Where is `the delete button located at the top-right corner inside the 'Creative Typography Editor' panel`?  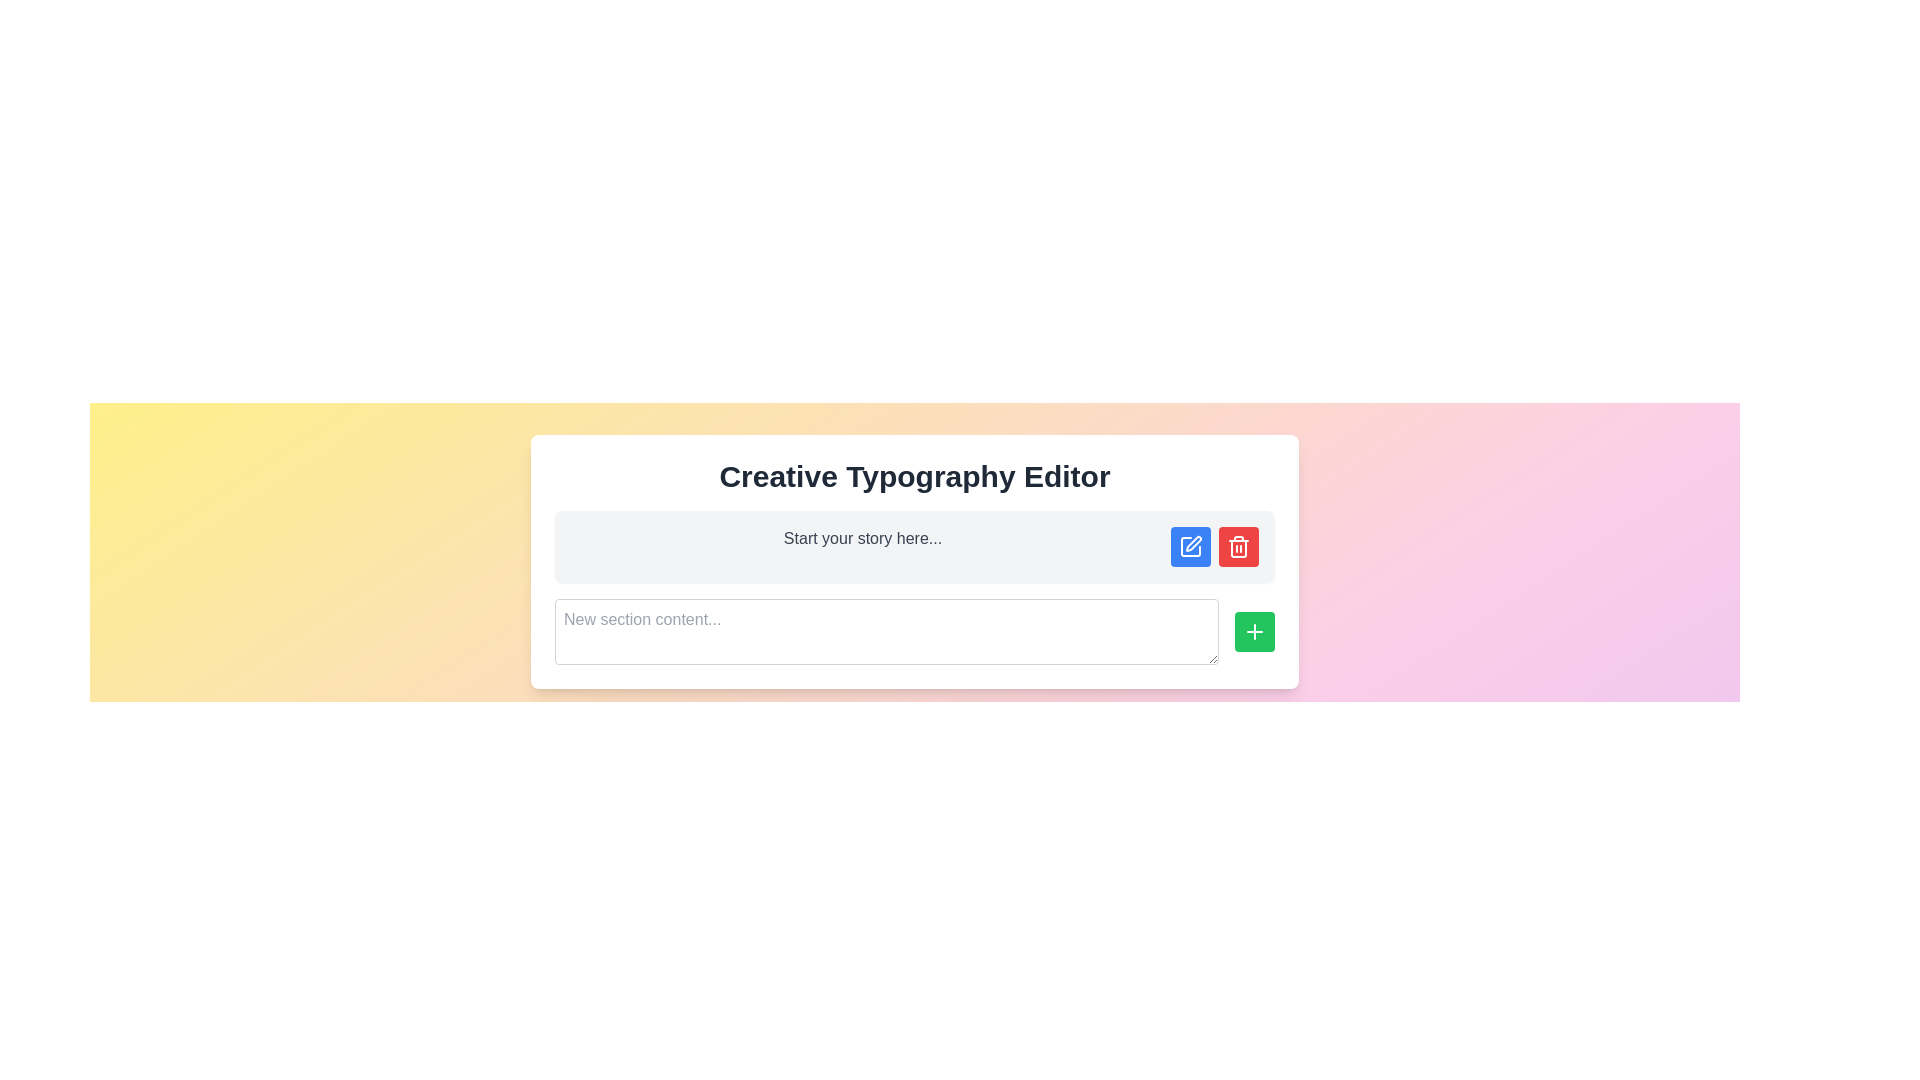
the delete button located at the top-right corner inside the 'Creative Typography Editor' panel is located at coordinates (1237, 547).